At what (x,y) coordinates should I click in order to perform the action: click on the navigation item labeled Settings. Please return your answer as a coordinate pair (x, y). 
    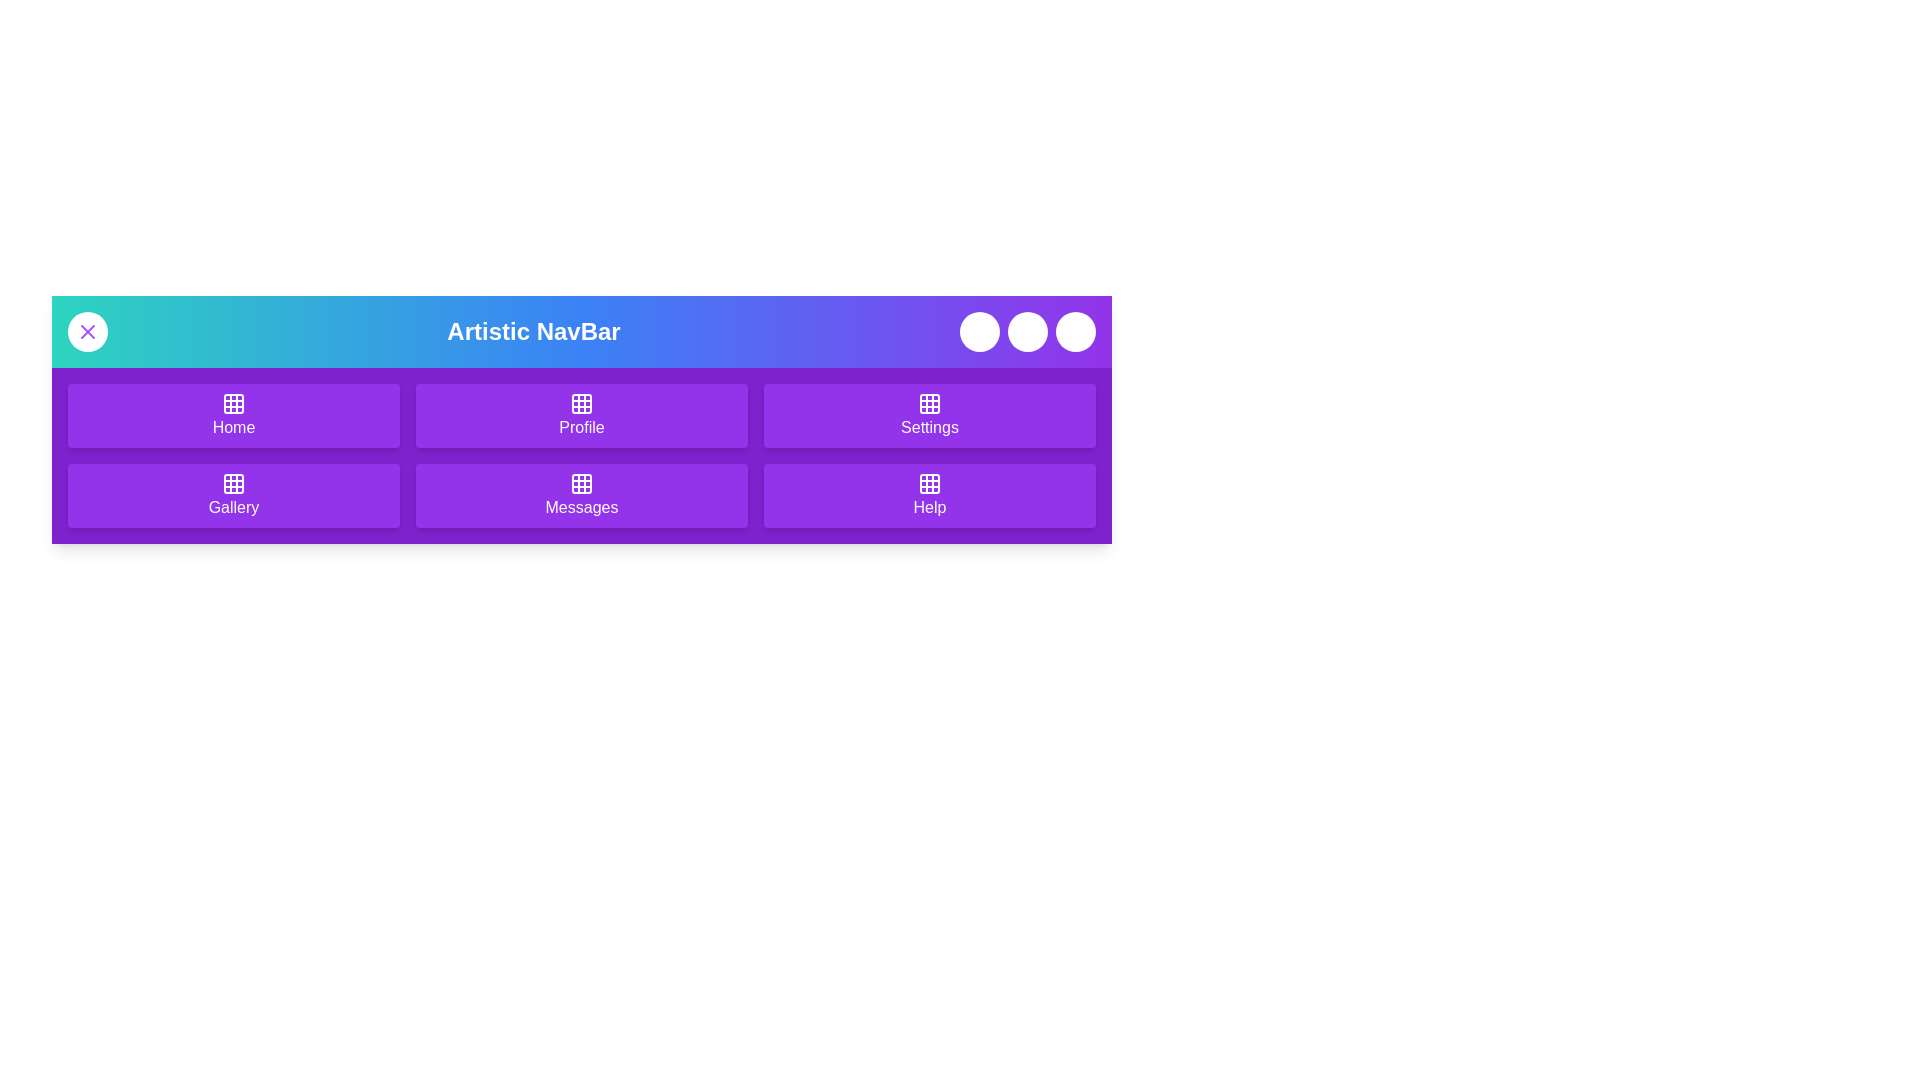
    Looking at the image, I should click on (929, 415).